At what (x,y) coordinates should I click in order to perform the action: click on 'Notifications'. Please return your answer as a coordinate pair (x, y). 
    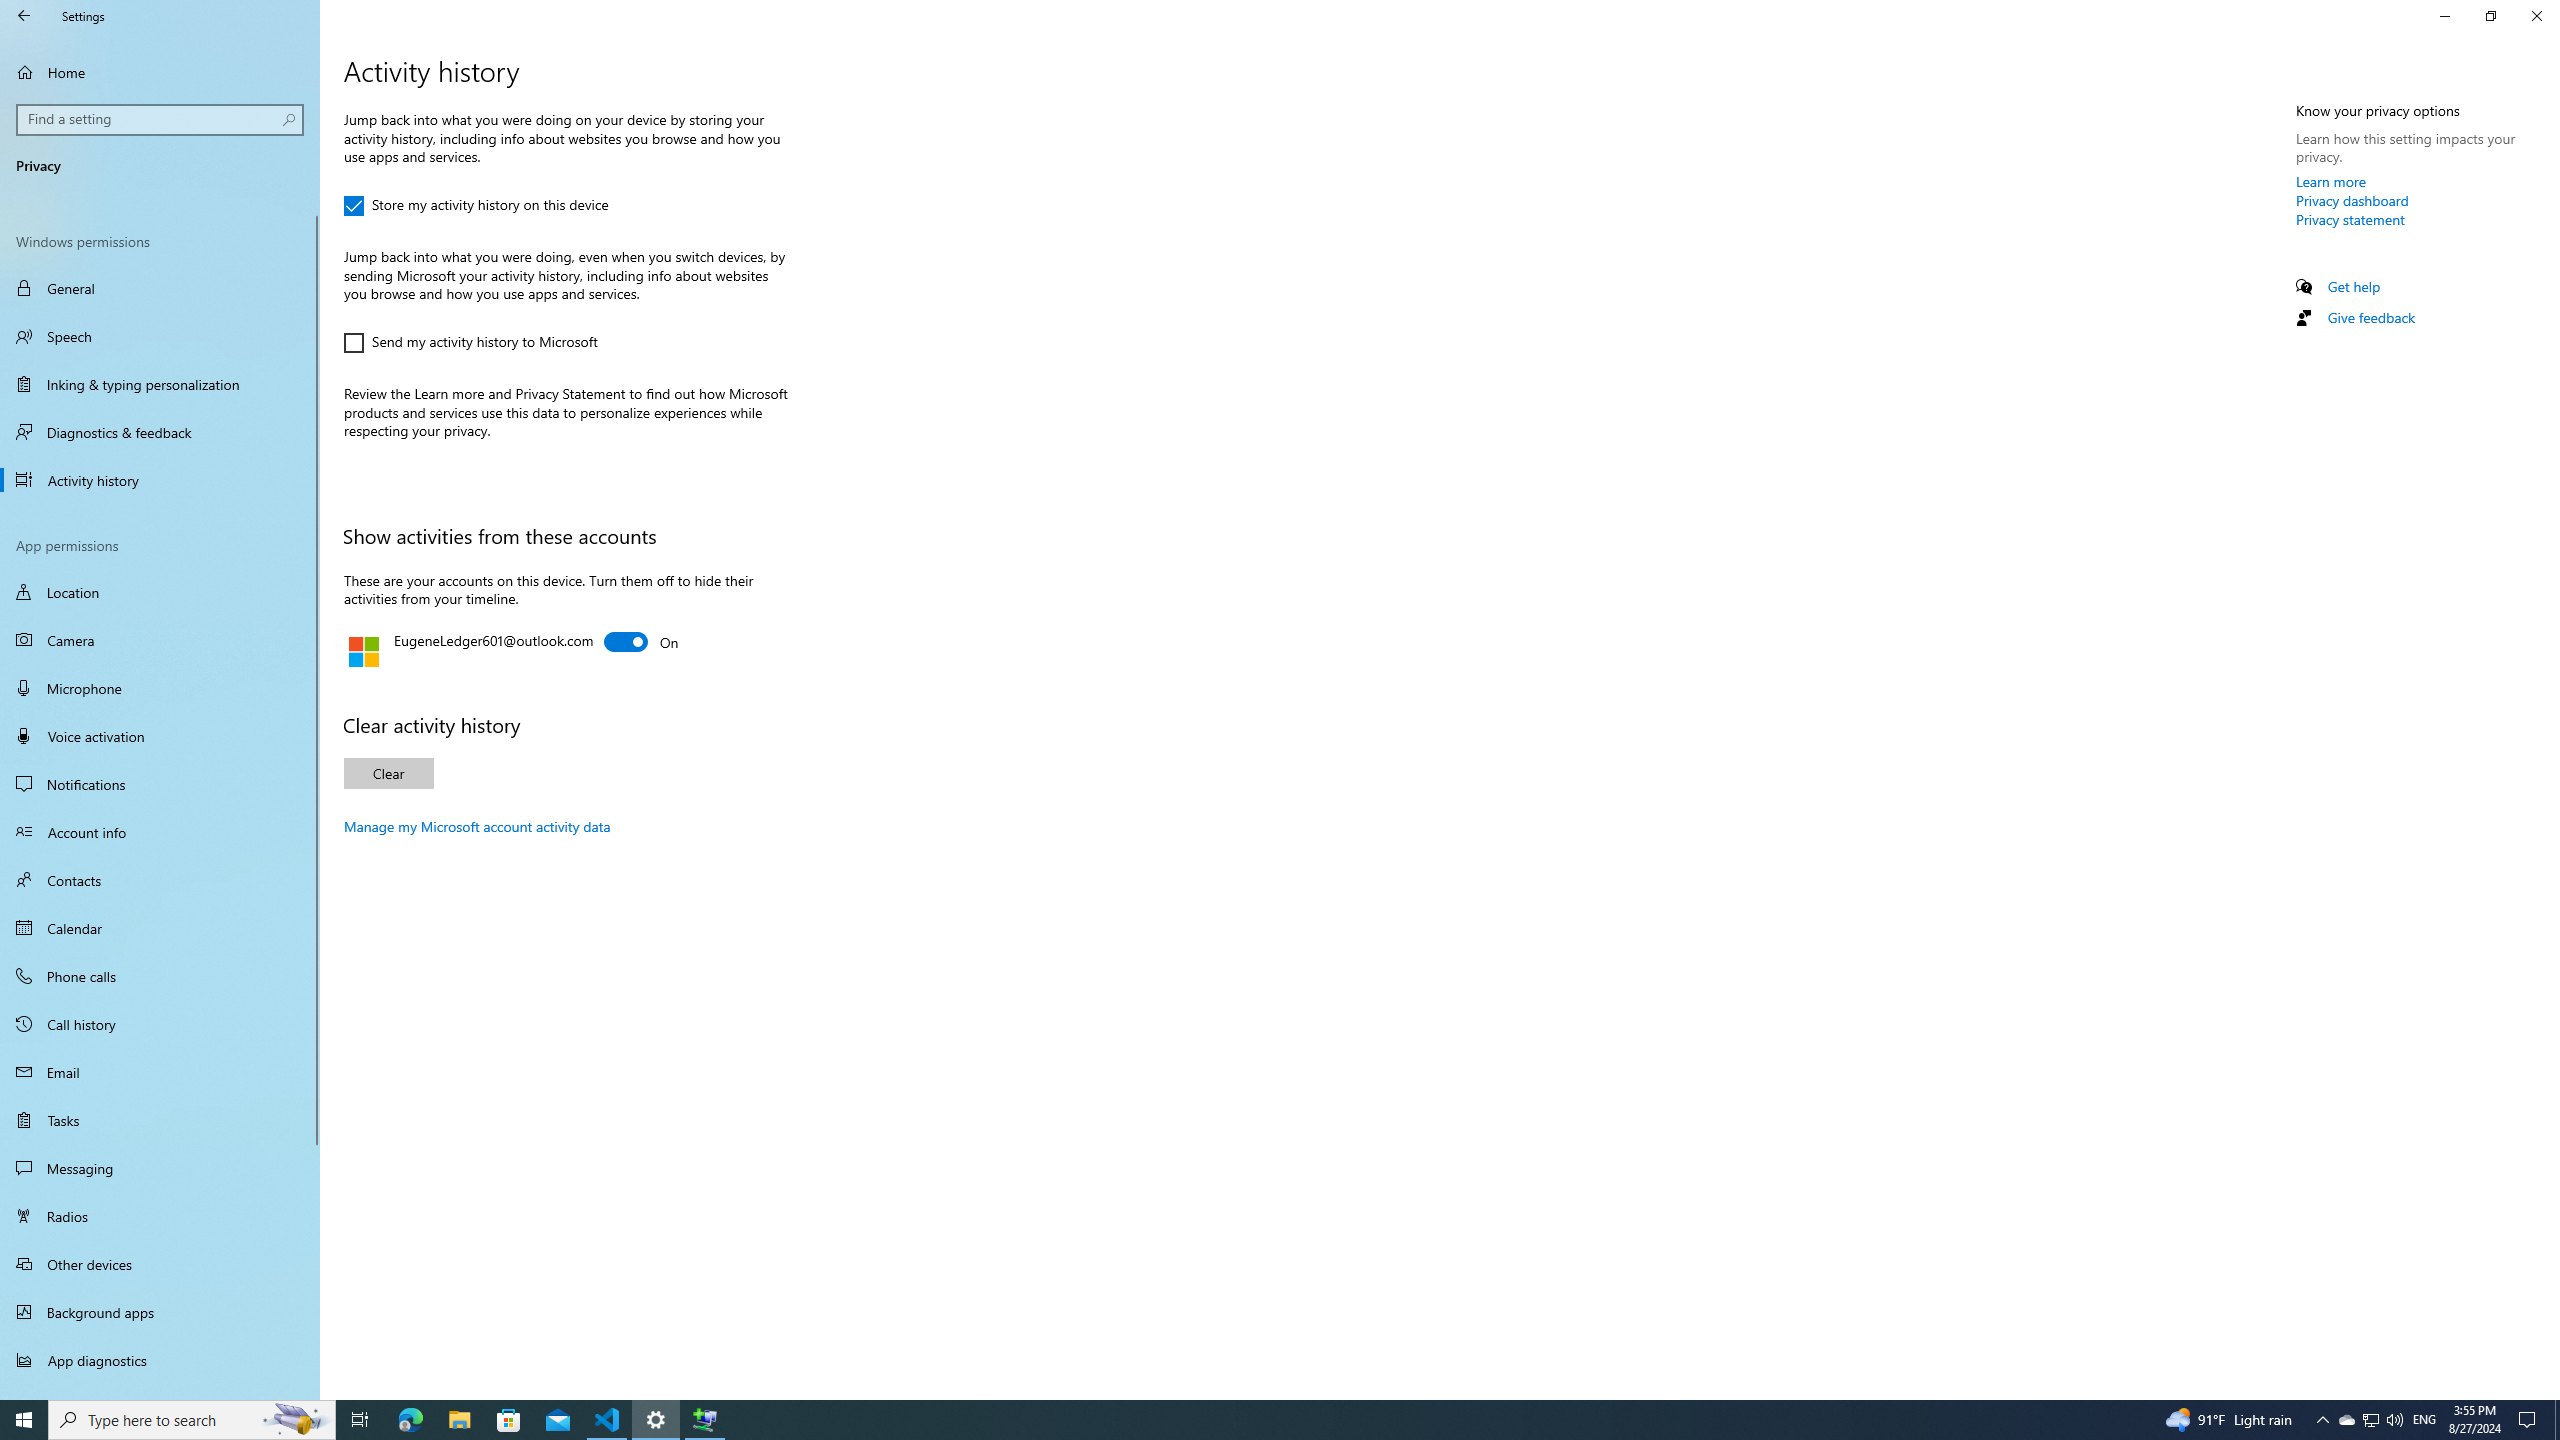
    Looking at the image, I should click on (159, 784).